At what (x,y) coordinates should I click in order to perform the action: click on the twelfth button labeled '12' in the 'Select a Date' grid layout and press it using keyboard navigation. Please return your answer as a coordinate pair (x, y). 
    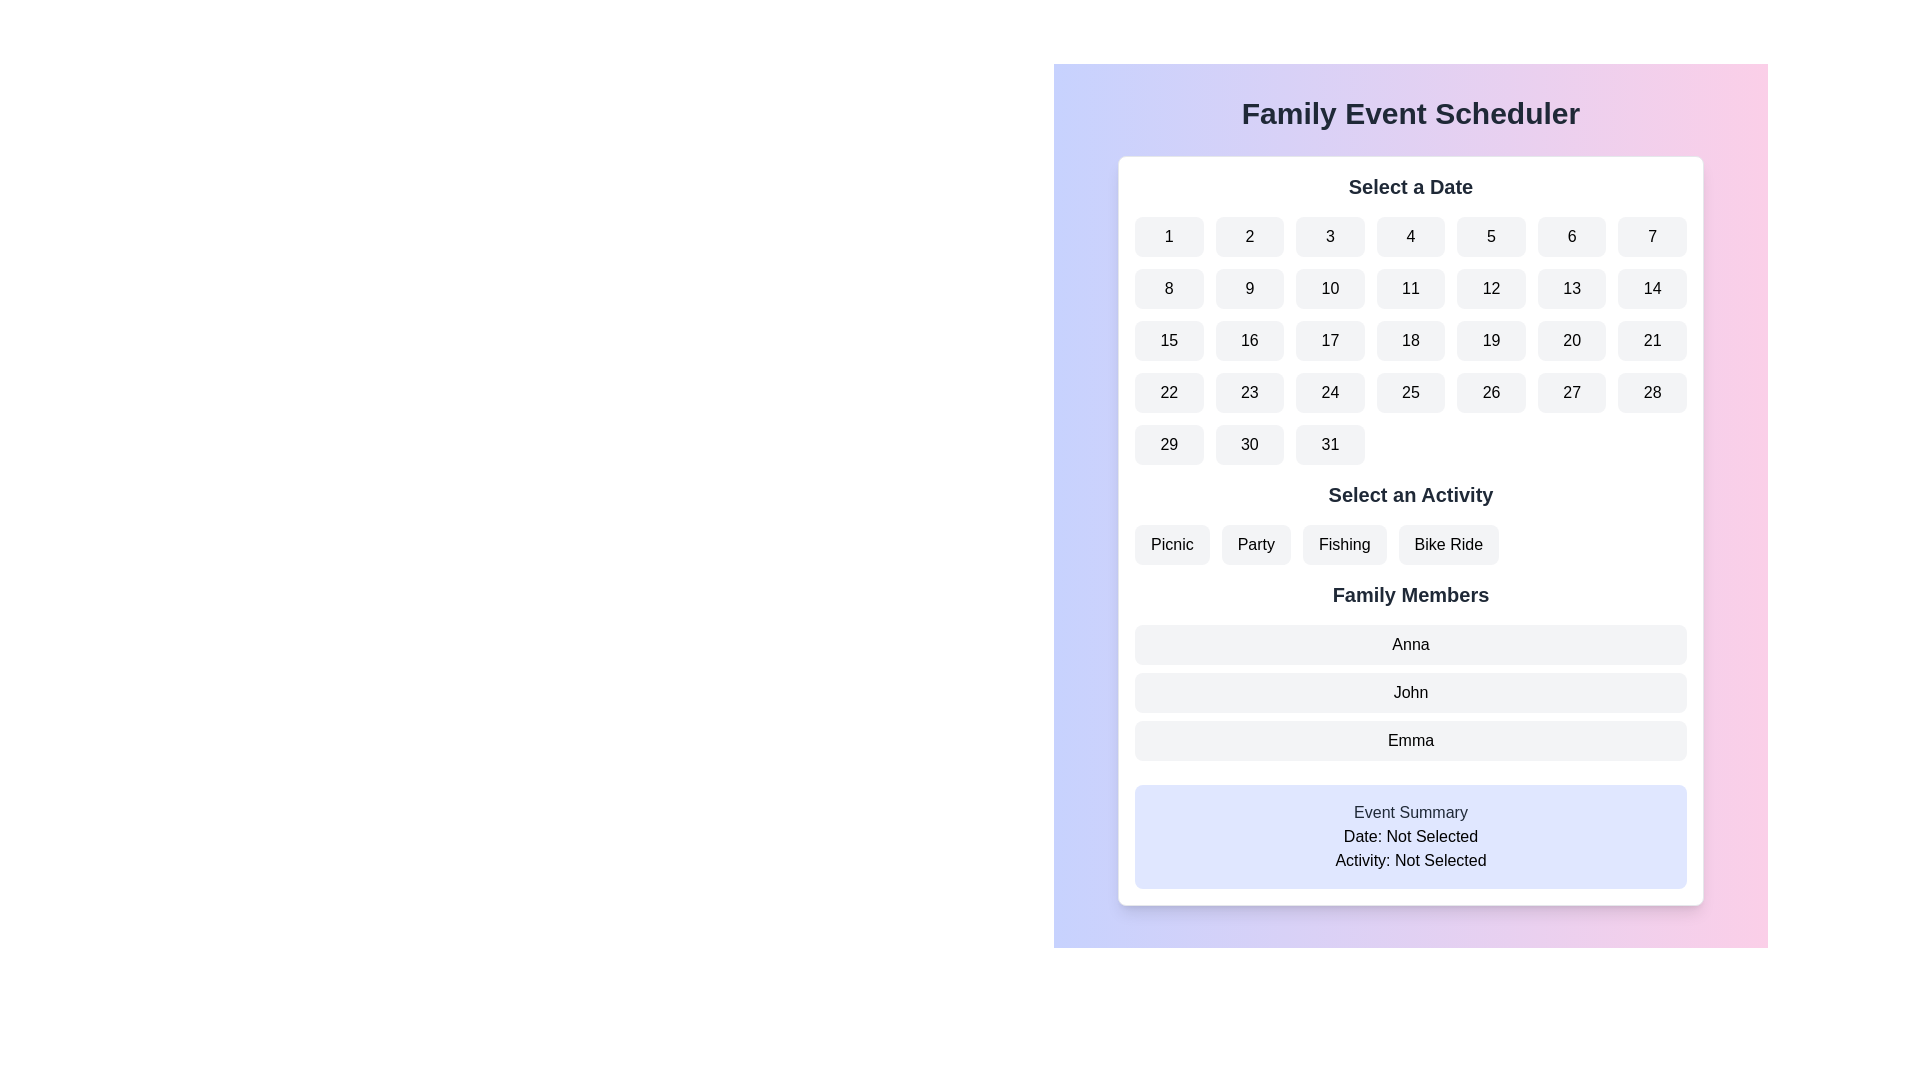
    Looking at the image, I should click on (1491, 289).